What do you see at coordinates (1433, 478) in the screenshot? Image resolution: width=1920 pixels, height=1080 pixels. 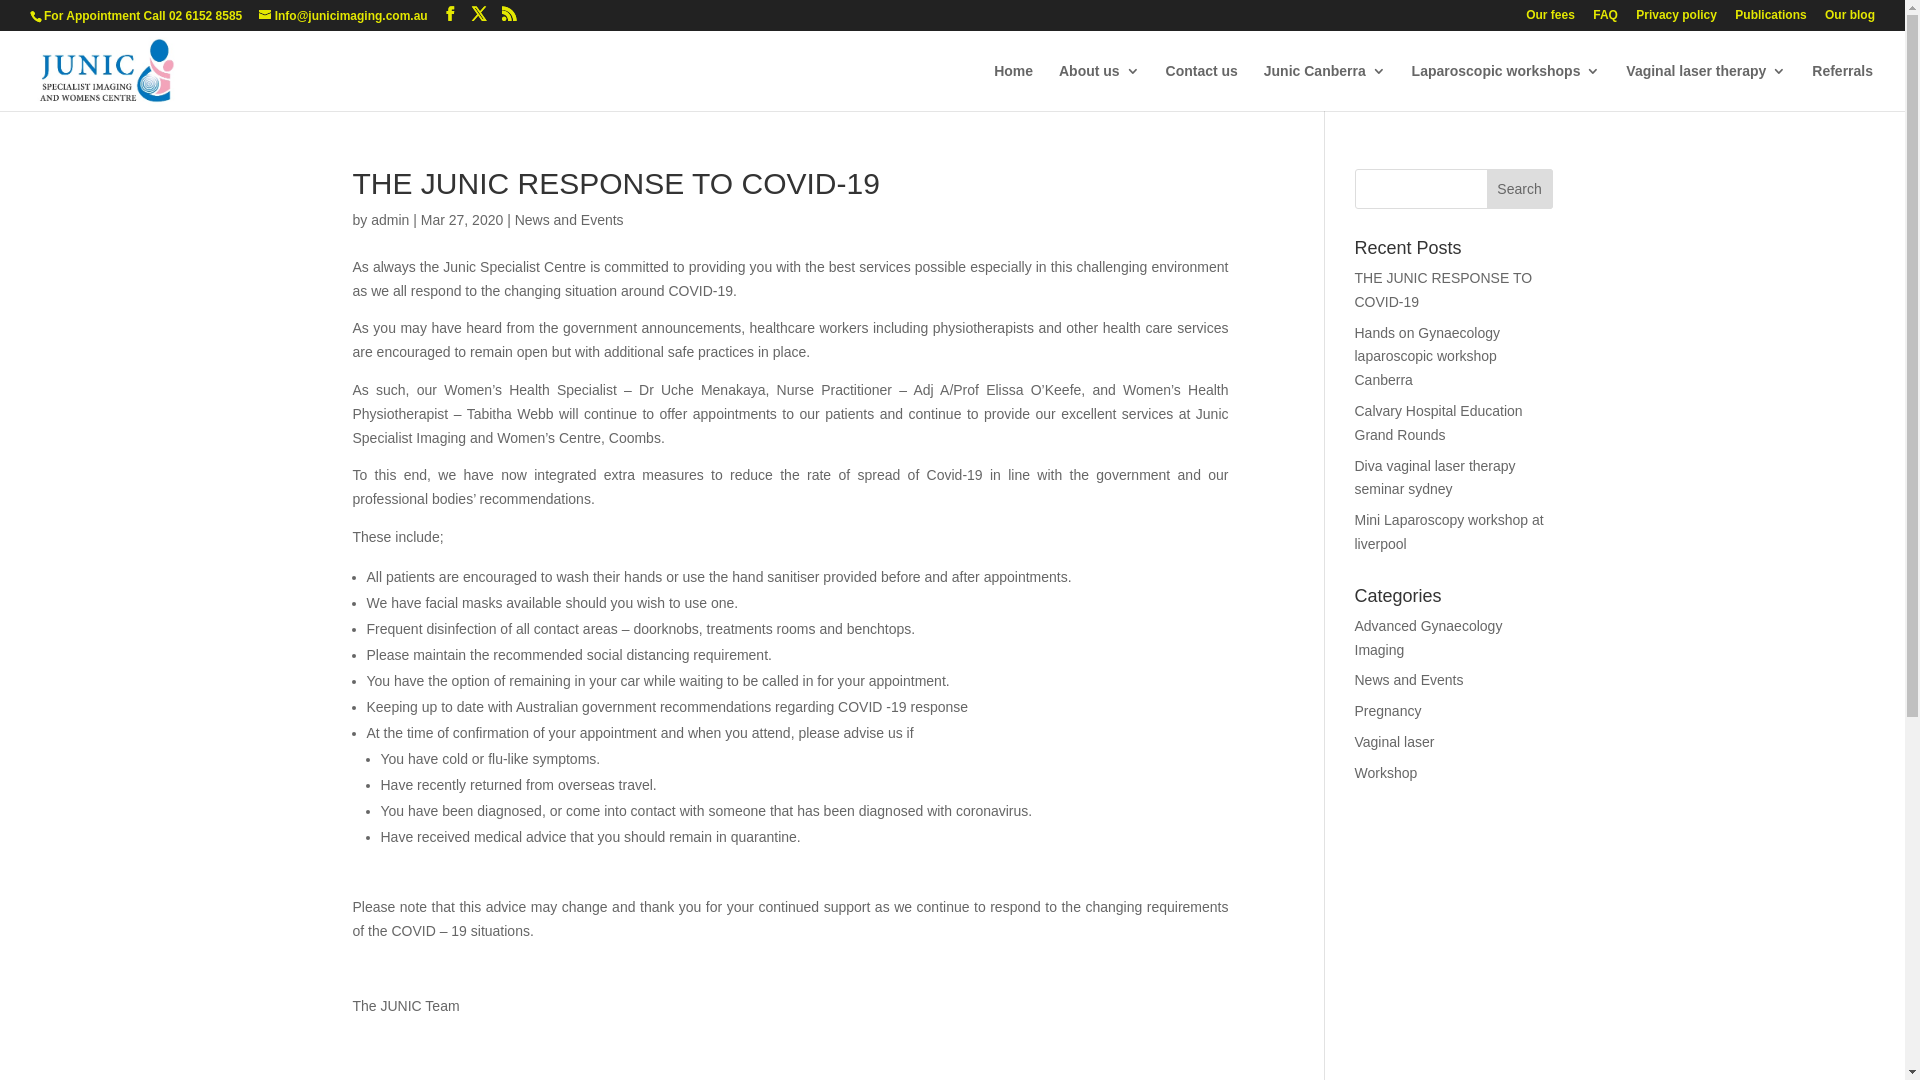 I see `'Diva vaginal laser therapy seminar sydney'` at bounding box center [1433, 478].